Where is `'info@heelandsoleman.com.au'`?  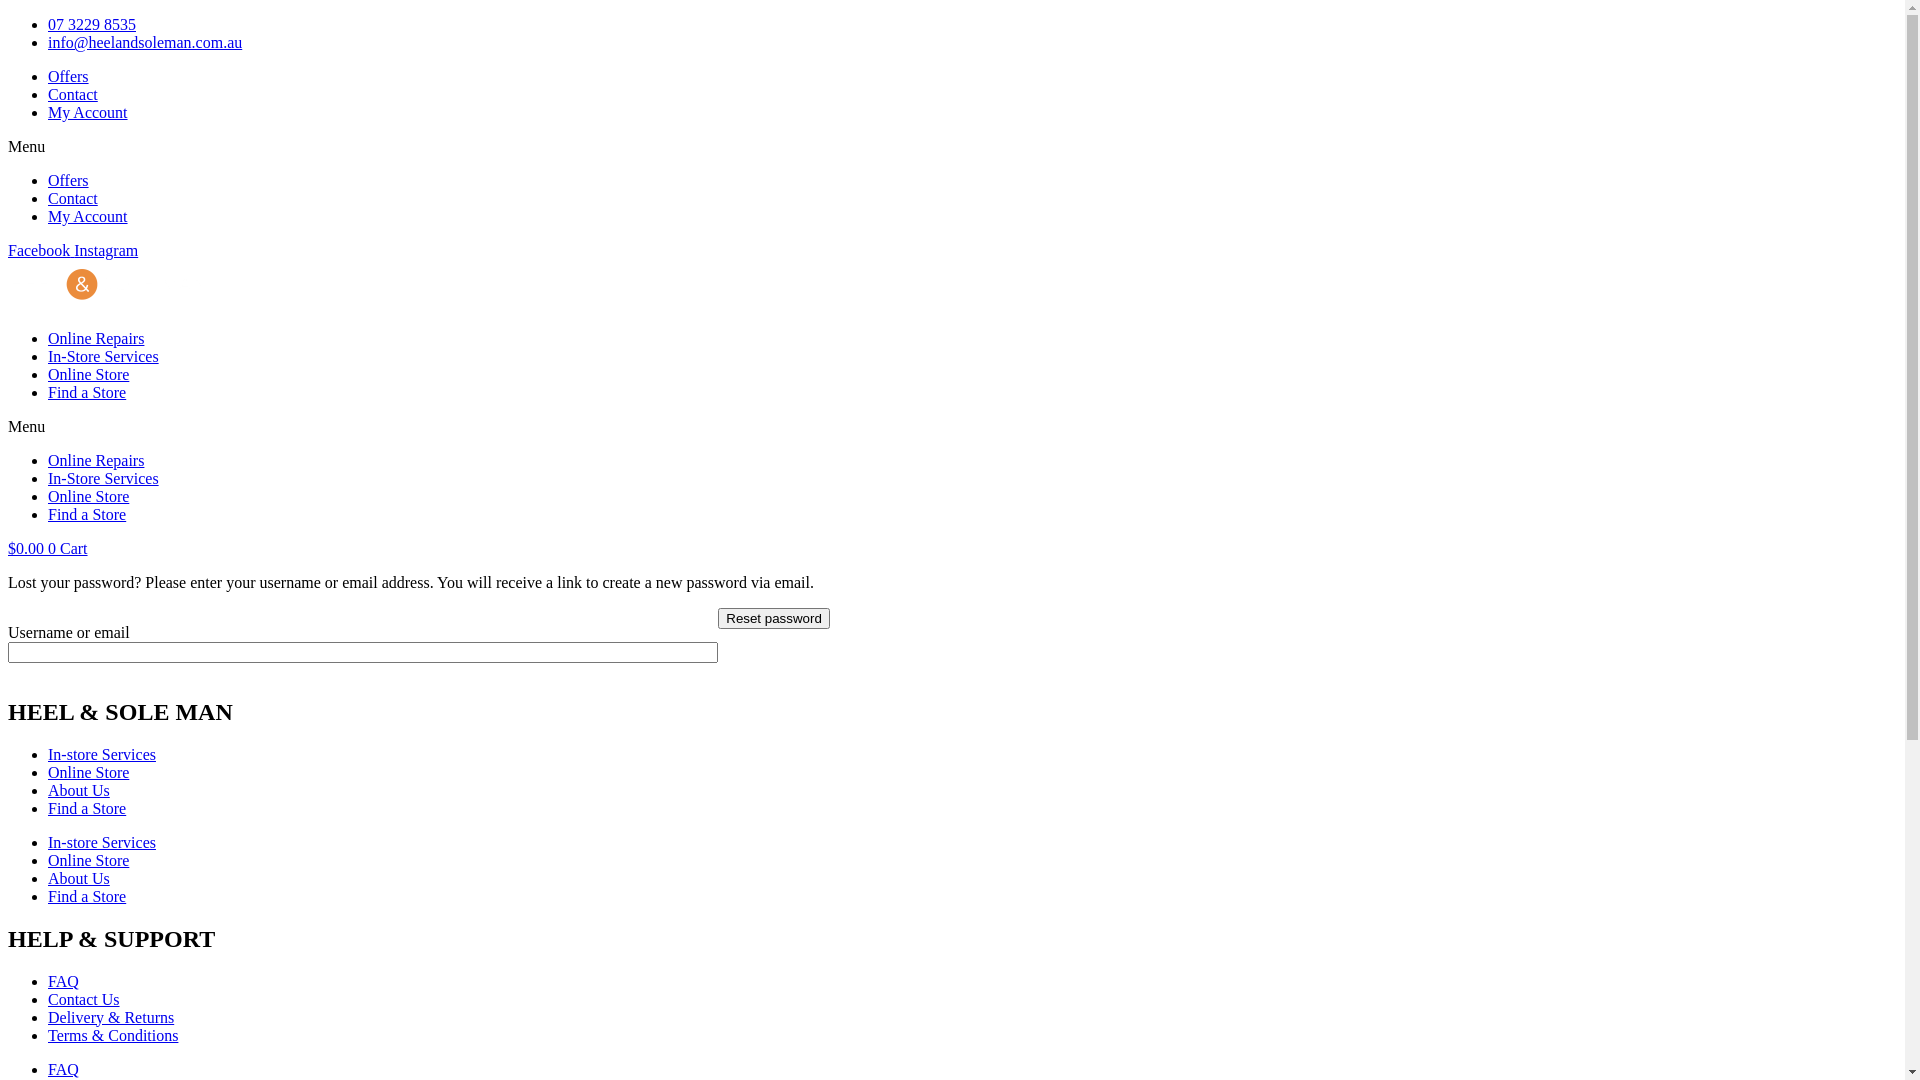
'info@heelandsoleman.com.au' is located at coordinates (143, 42).